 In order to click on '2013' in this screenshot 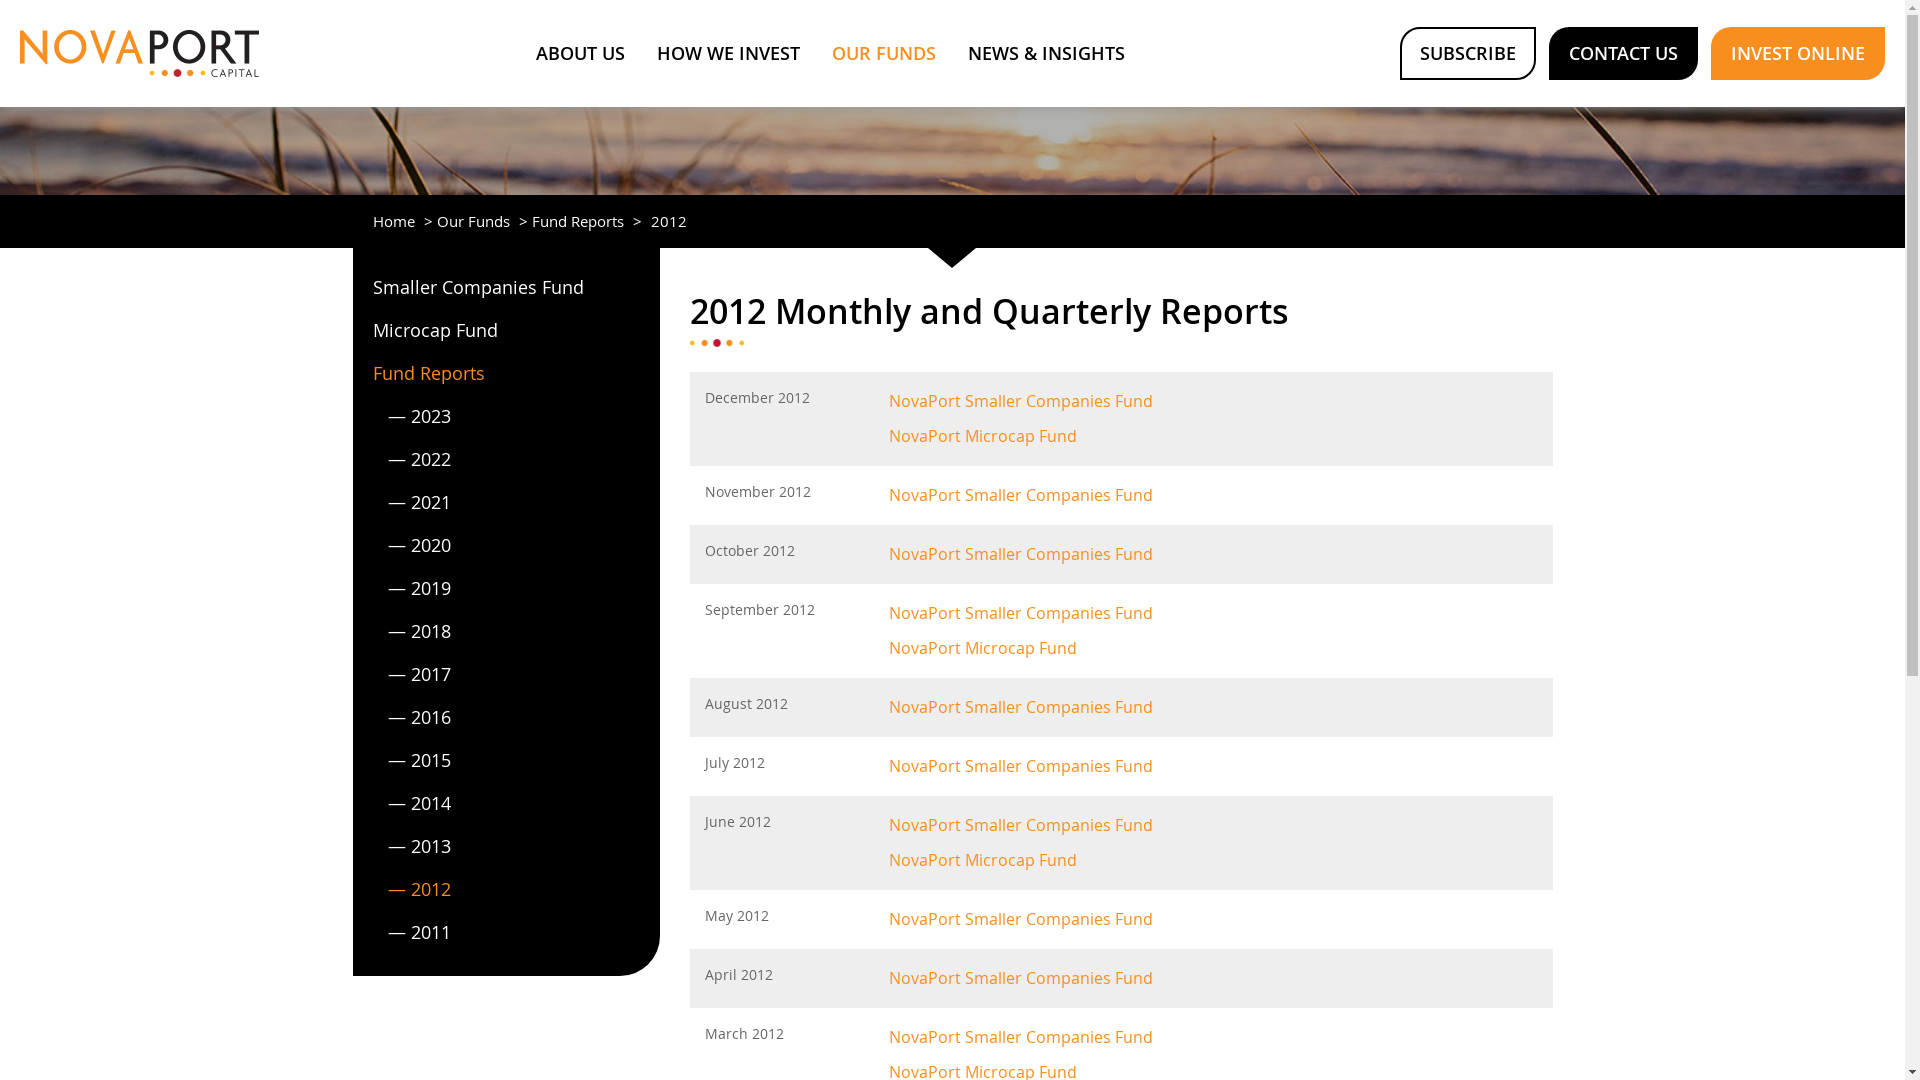, I will do `click(505, 839)`.